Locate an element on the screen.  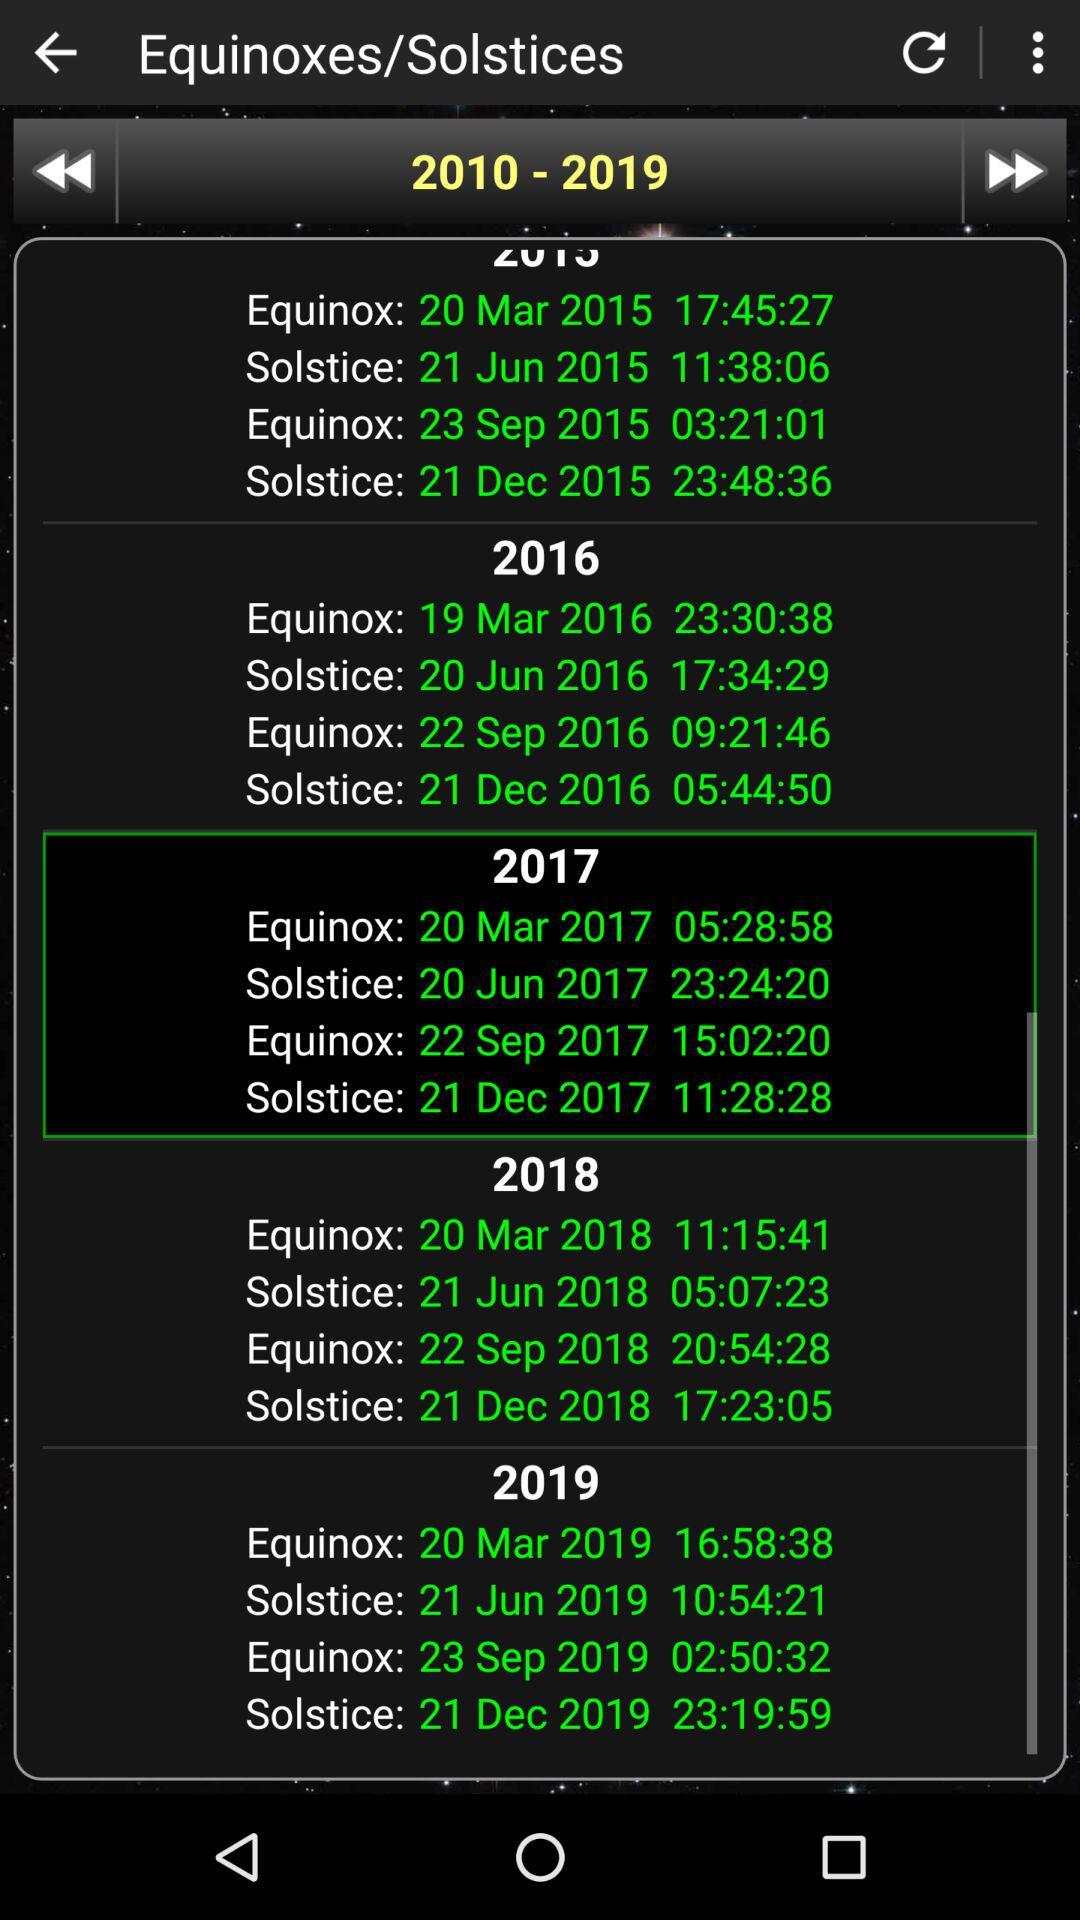
2010 - 2019 item is located at coordinates (540, 171).